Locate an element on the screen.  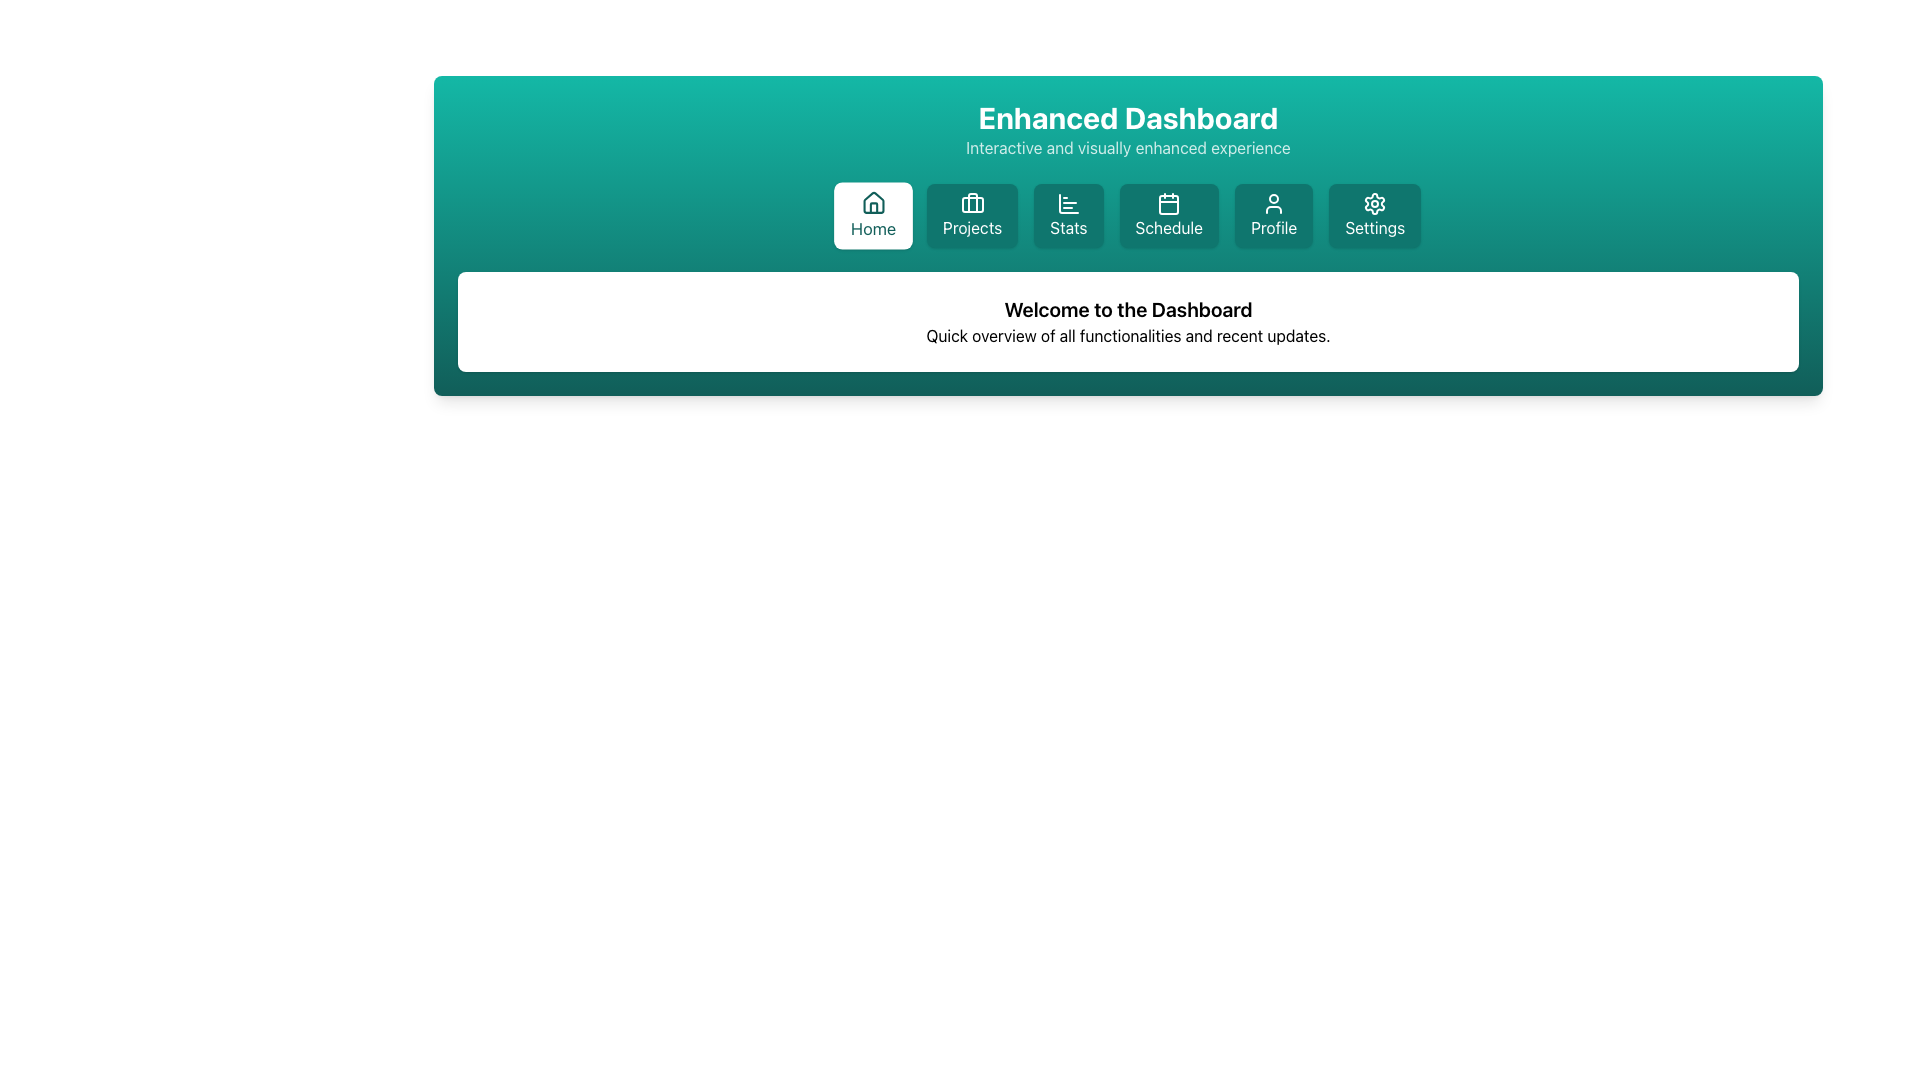
the 'Settings' button that includes the settings icon located in the top-right section of the navigation bar is located at coordinates (1373, 204).